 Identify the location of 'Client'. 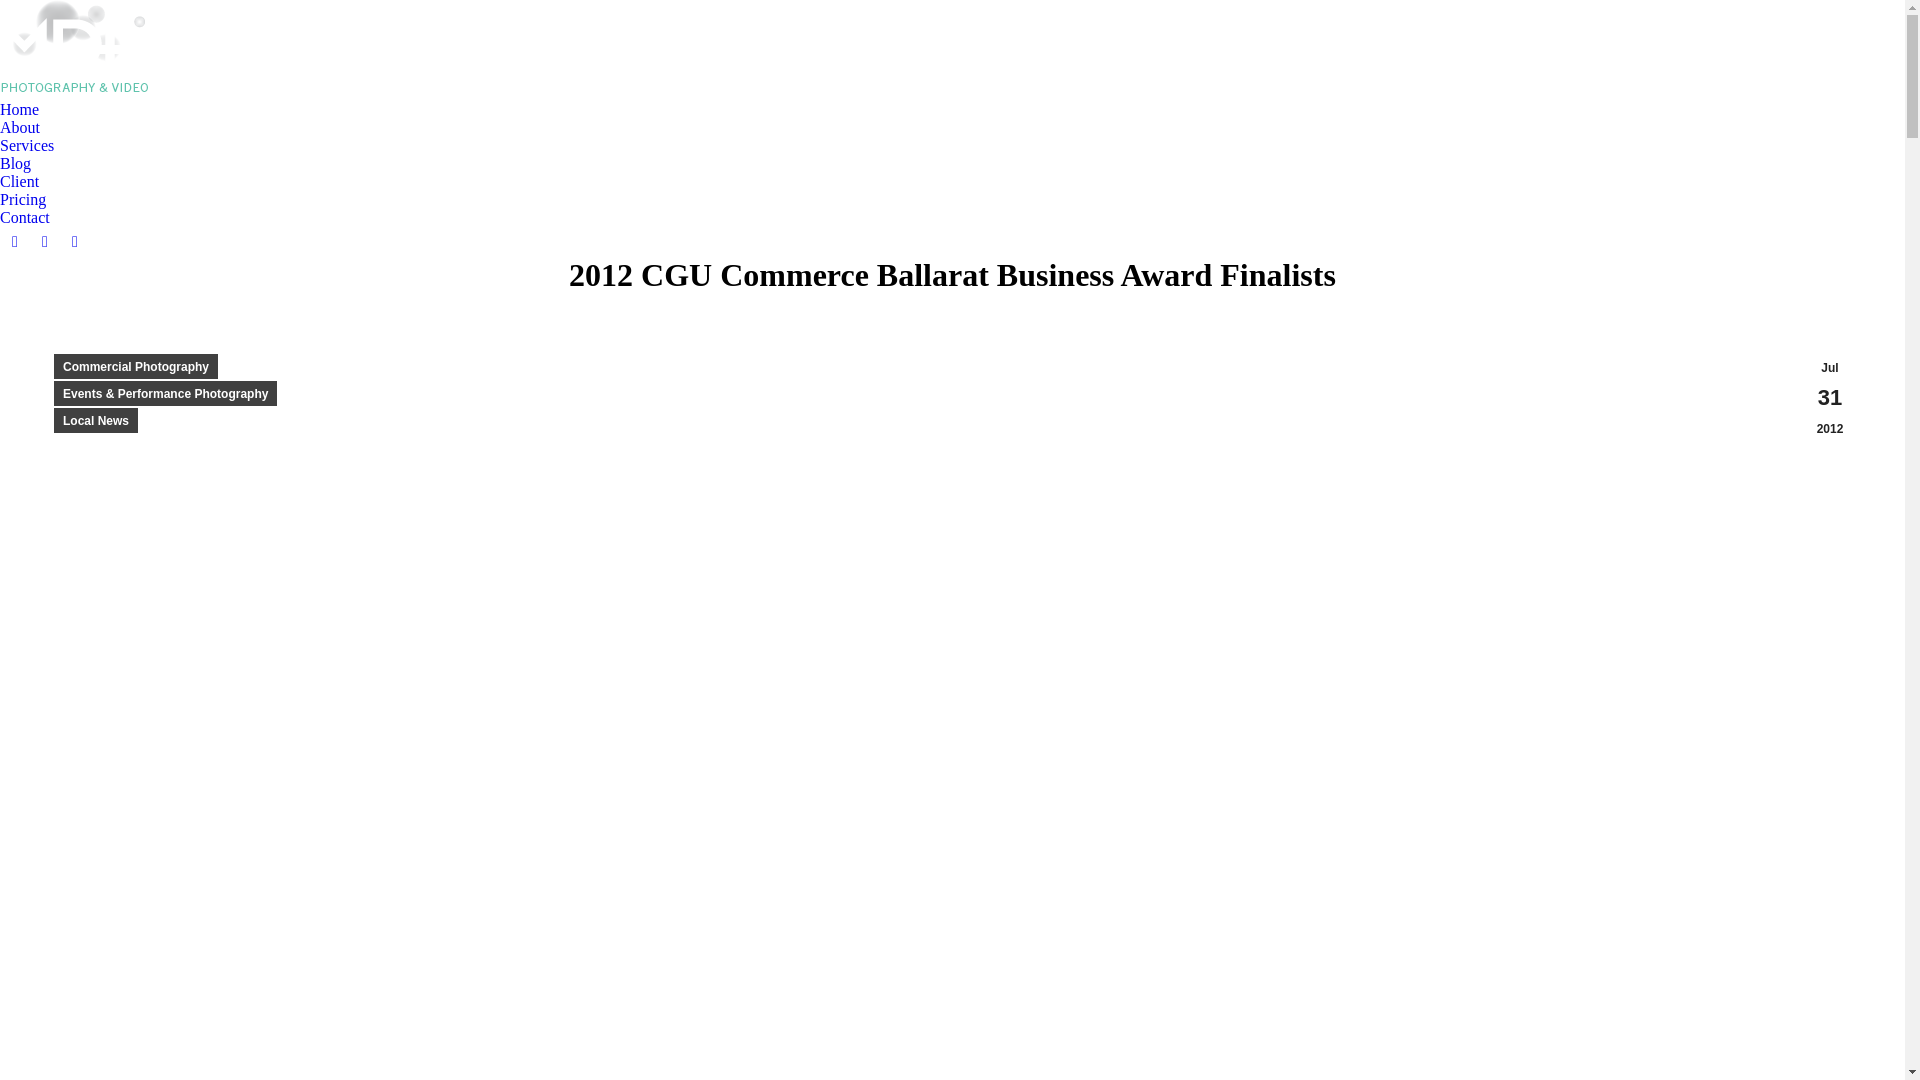
(24, 181).